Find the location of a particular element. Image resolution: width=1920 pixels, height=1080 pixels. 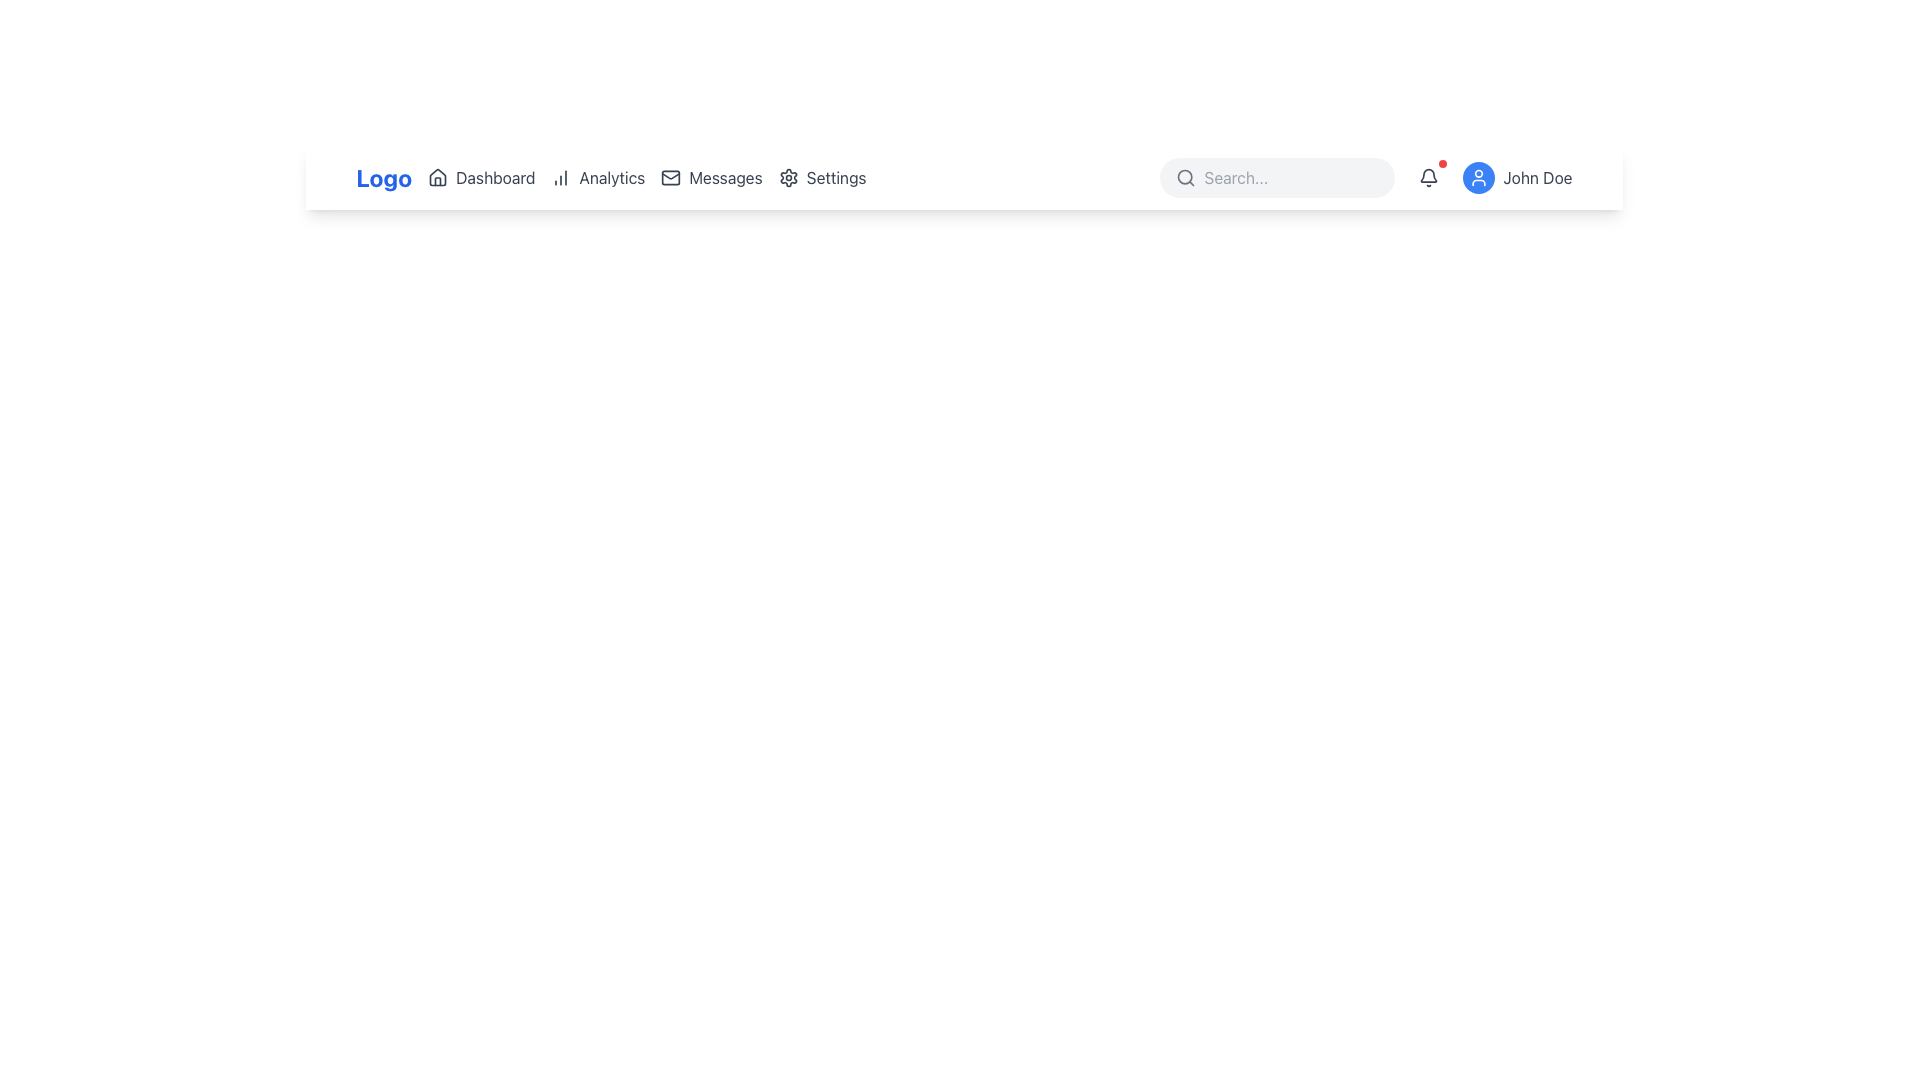

the 'Messages' hyperlink element, styled as a navigation item with an icon and text label is located at coordinates (711, 176).